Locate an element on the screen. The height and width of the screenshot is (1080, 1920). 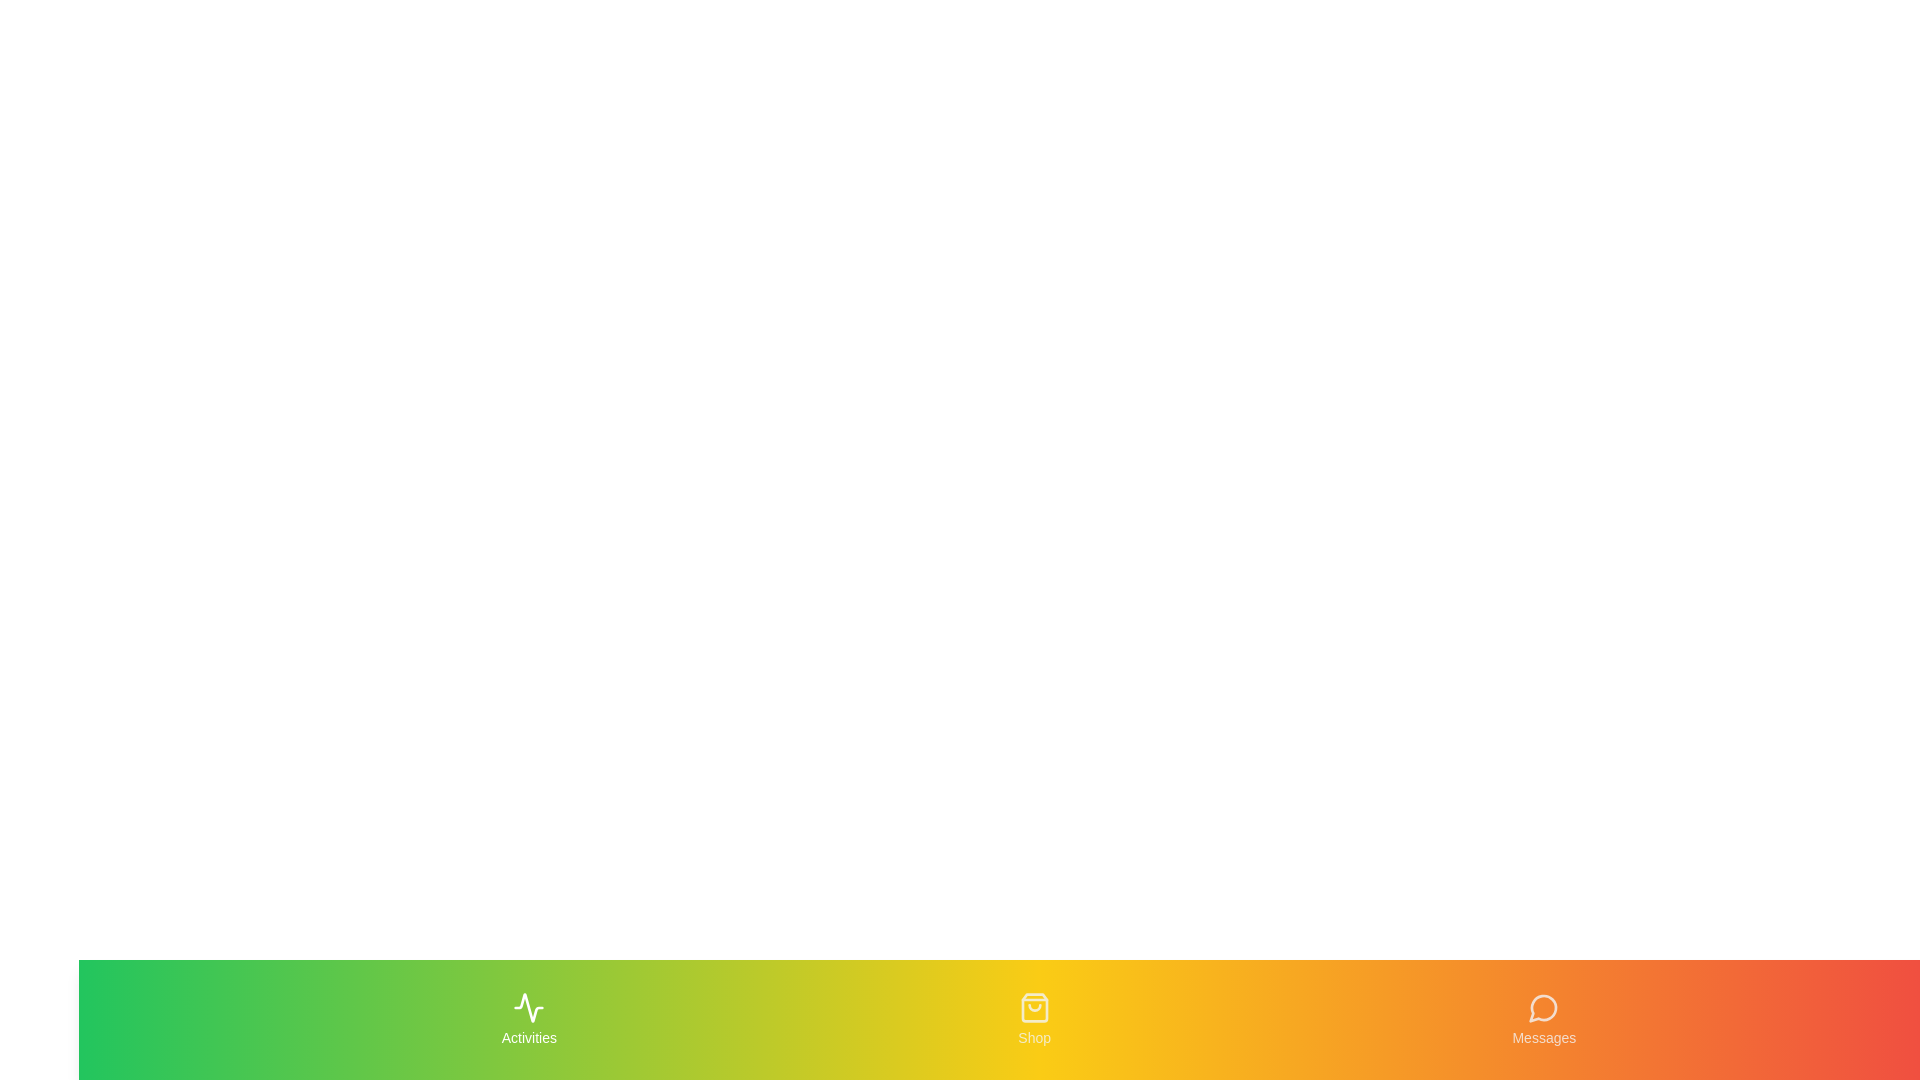
the Shop tab to navigate to its section is located at coordinates (1033, 1019).